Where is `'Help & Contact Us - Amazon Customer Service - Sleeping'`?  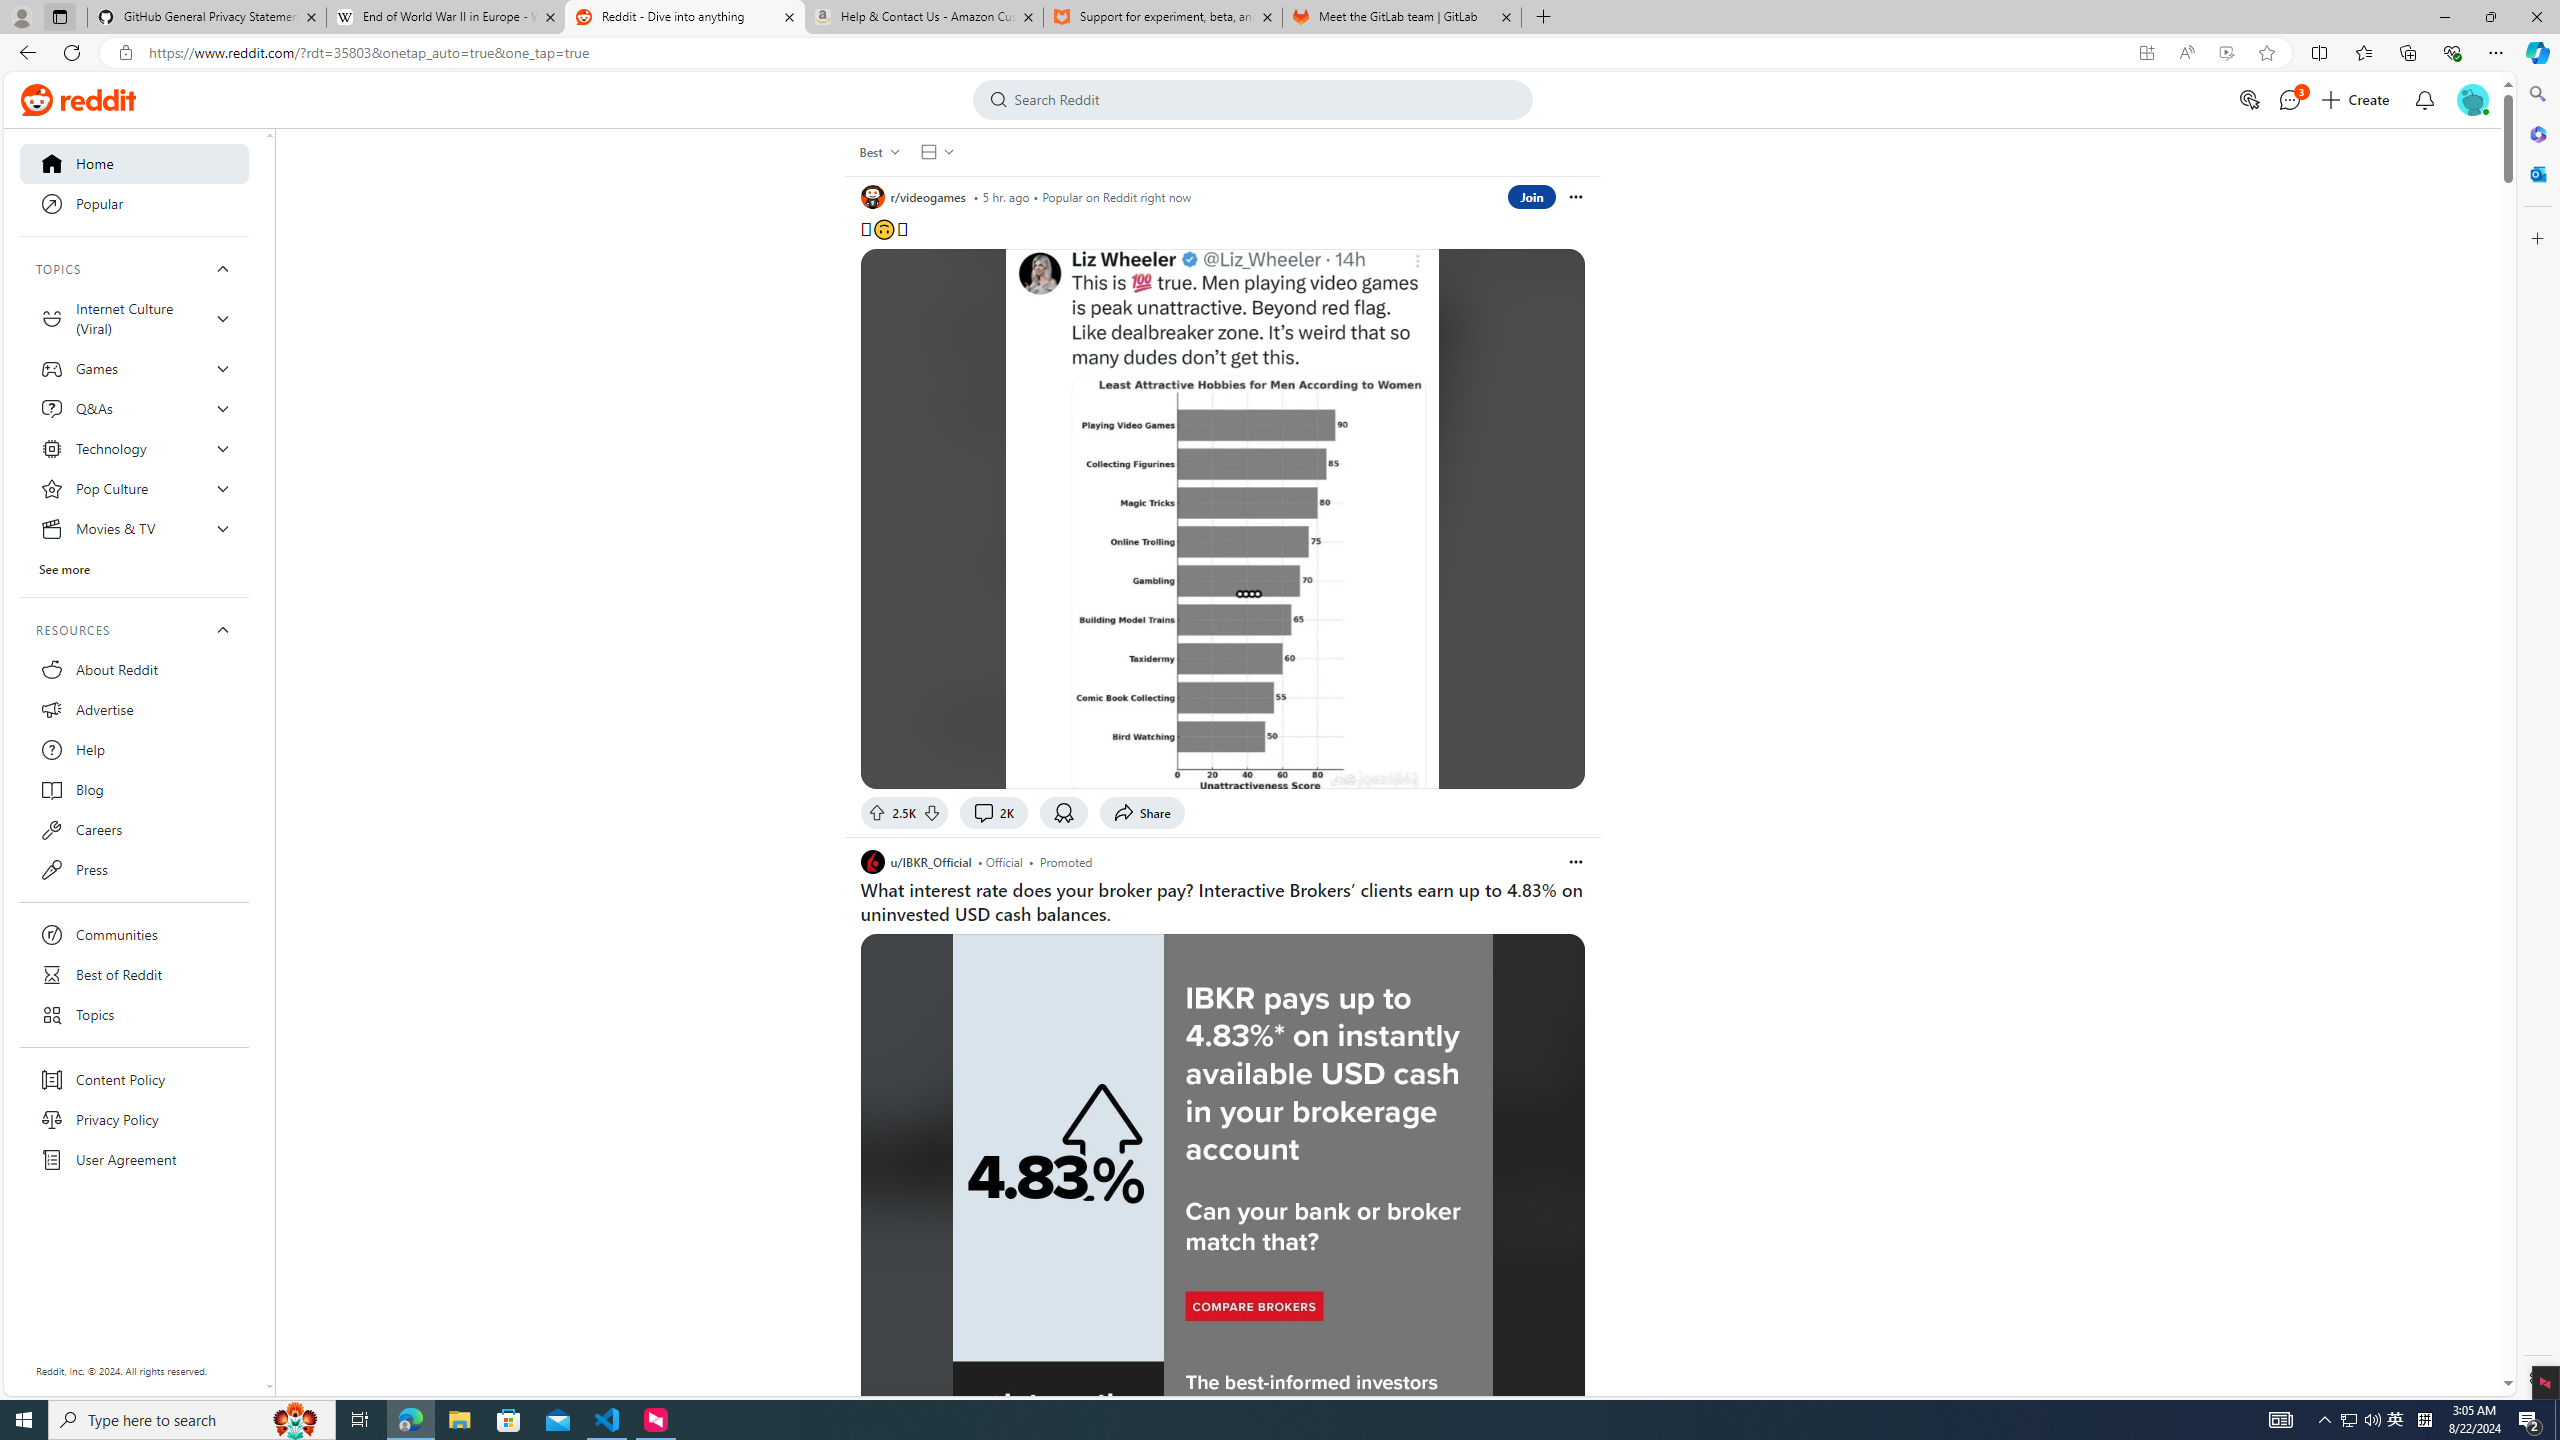 'Help & Contact Us - Amazon Customer Service - Sleeping' is located at coordinates (924, 16).